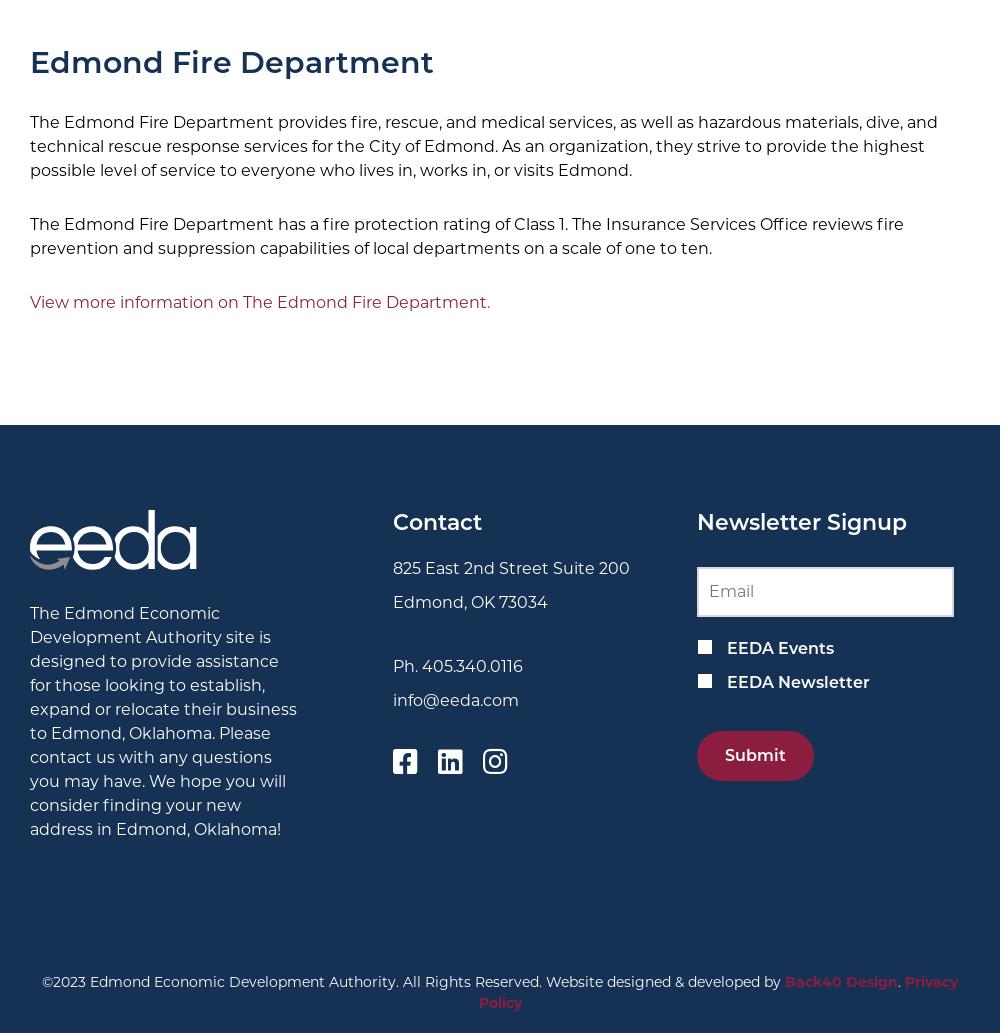 This screenshot has height=1033, width=1000. What do you see at coordinates (723, 755) in the screenshot?
I see `'Submit'` at bounding box center [723, 755].